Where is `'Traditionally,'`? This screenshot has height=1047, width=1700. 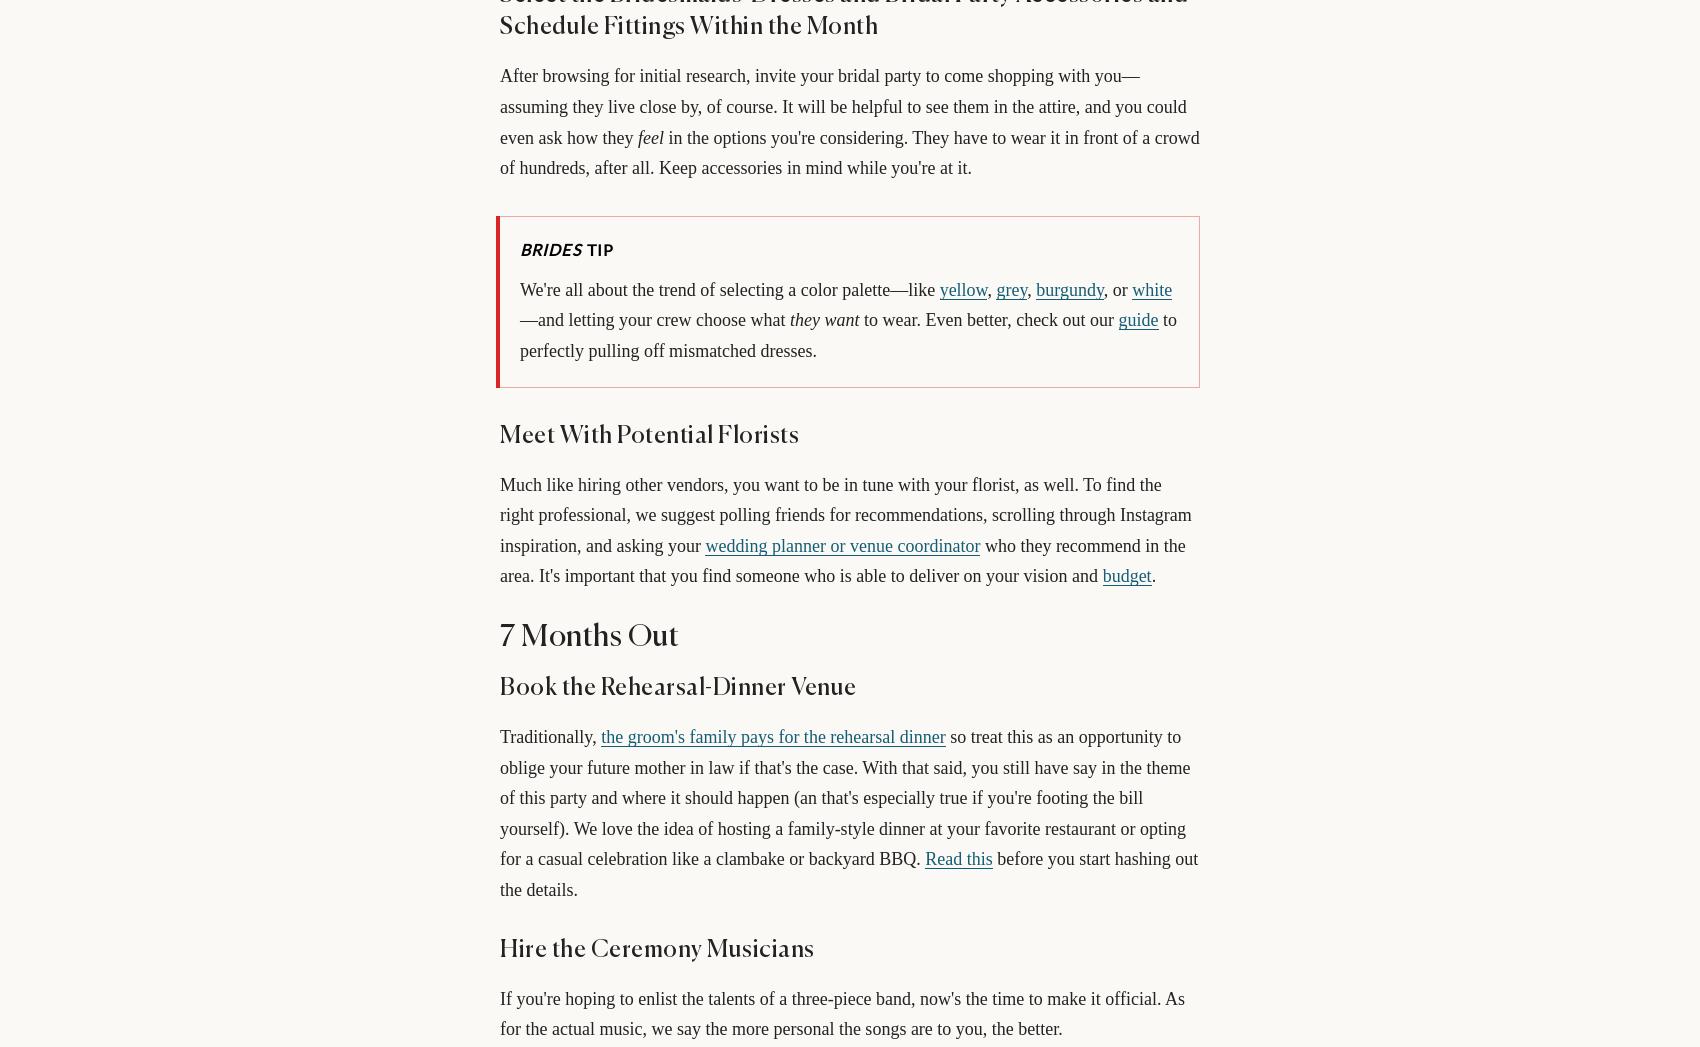
'Traditionally,' is located at coordinates (549, 736).